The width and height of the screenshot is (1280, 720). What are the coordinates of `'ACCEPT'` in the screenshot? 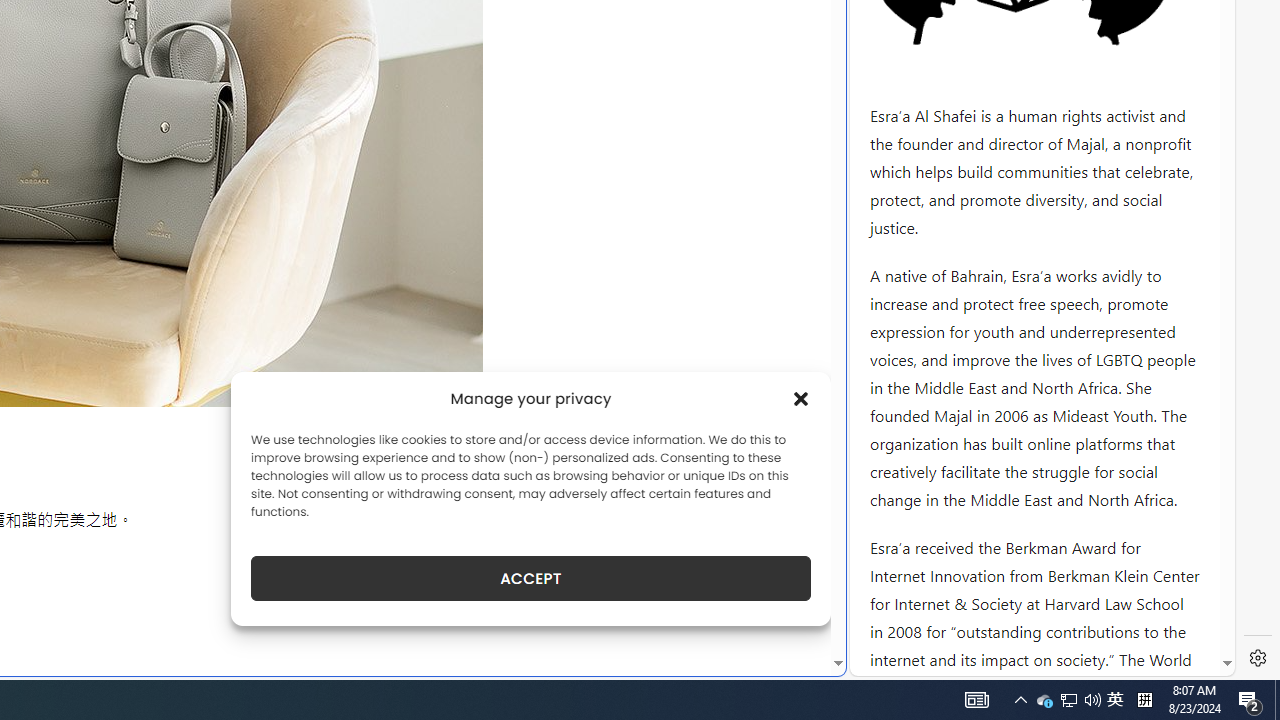 It's located at (531, 578).